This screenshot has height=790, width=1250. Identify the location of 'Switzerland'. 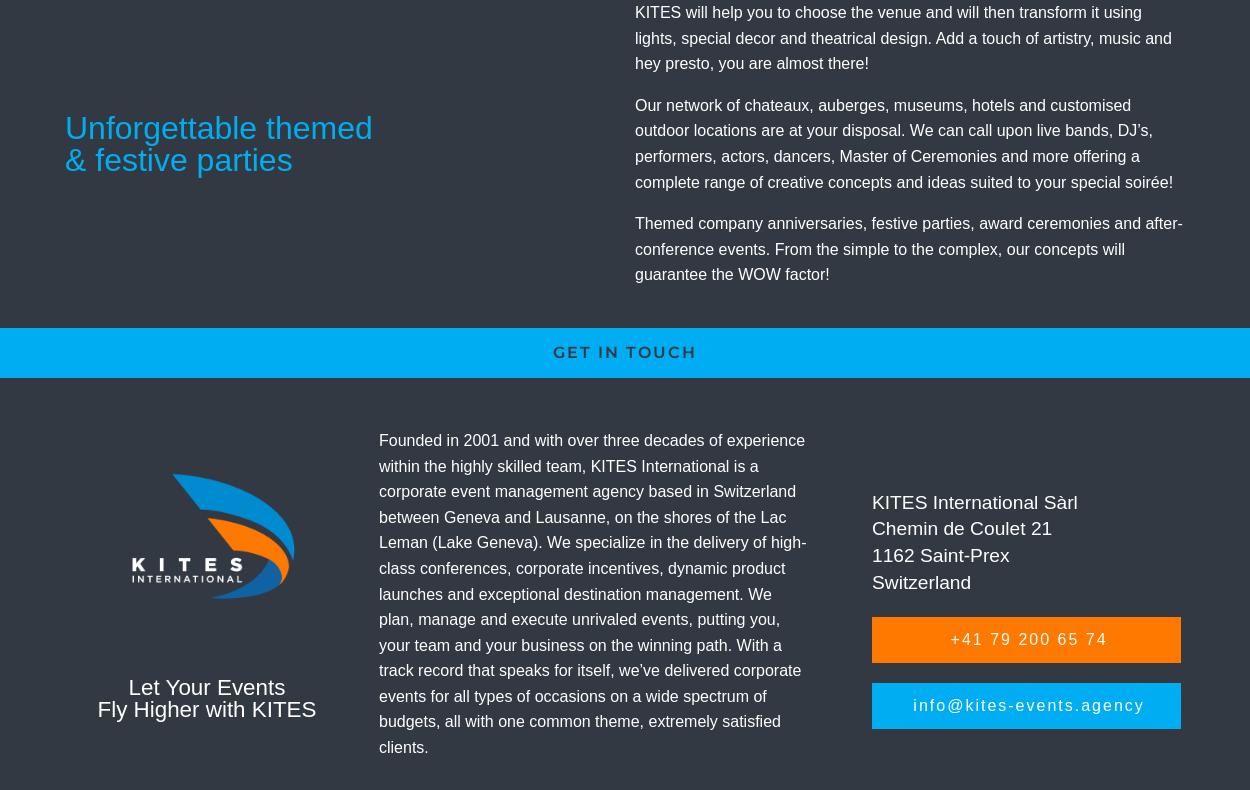
(921, 581).